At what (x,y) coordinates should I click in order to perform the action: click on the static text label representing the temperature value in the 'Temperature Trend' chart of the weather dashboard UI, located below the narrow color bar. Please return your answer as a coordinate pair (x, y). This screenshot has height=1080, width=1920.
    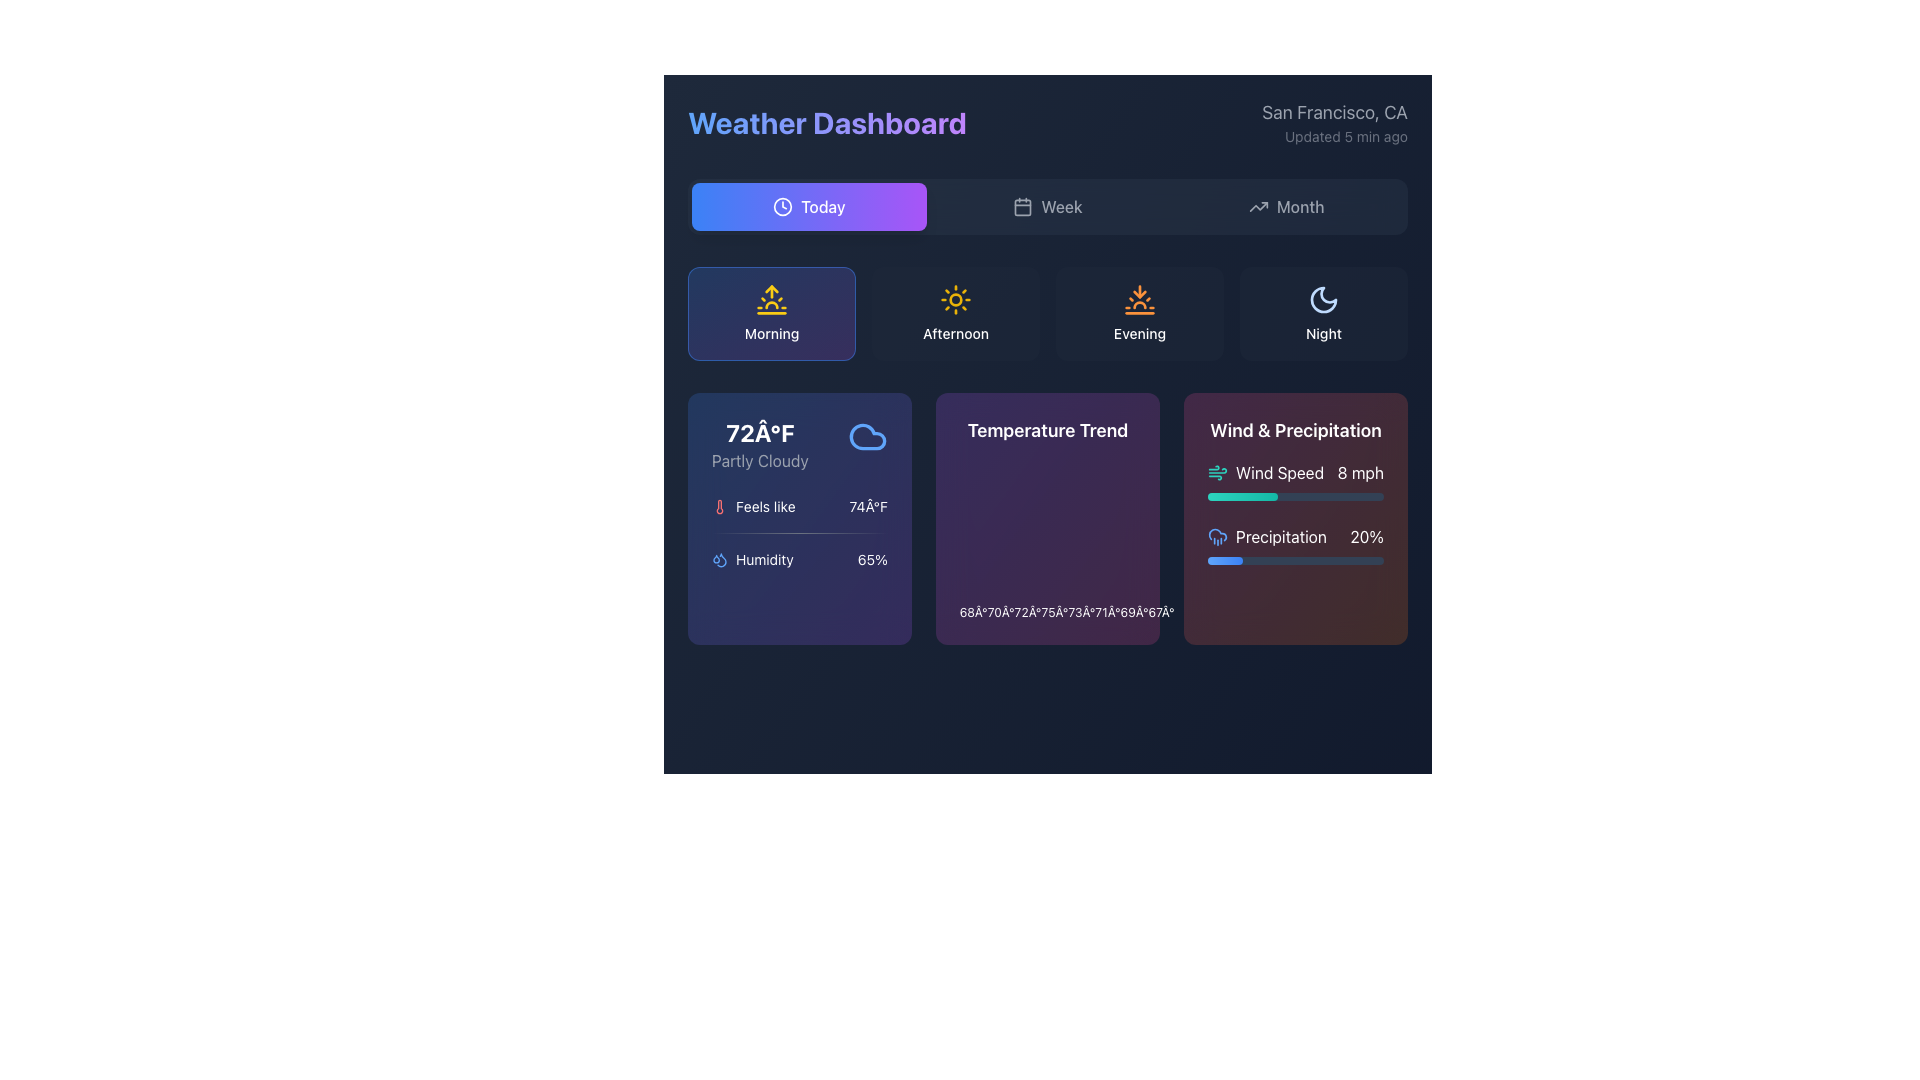
    Looking at the image, I should click on (1081, 612).